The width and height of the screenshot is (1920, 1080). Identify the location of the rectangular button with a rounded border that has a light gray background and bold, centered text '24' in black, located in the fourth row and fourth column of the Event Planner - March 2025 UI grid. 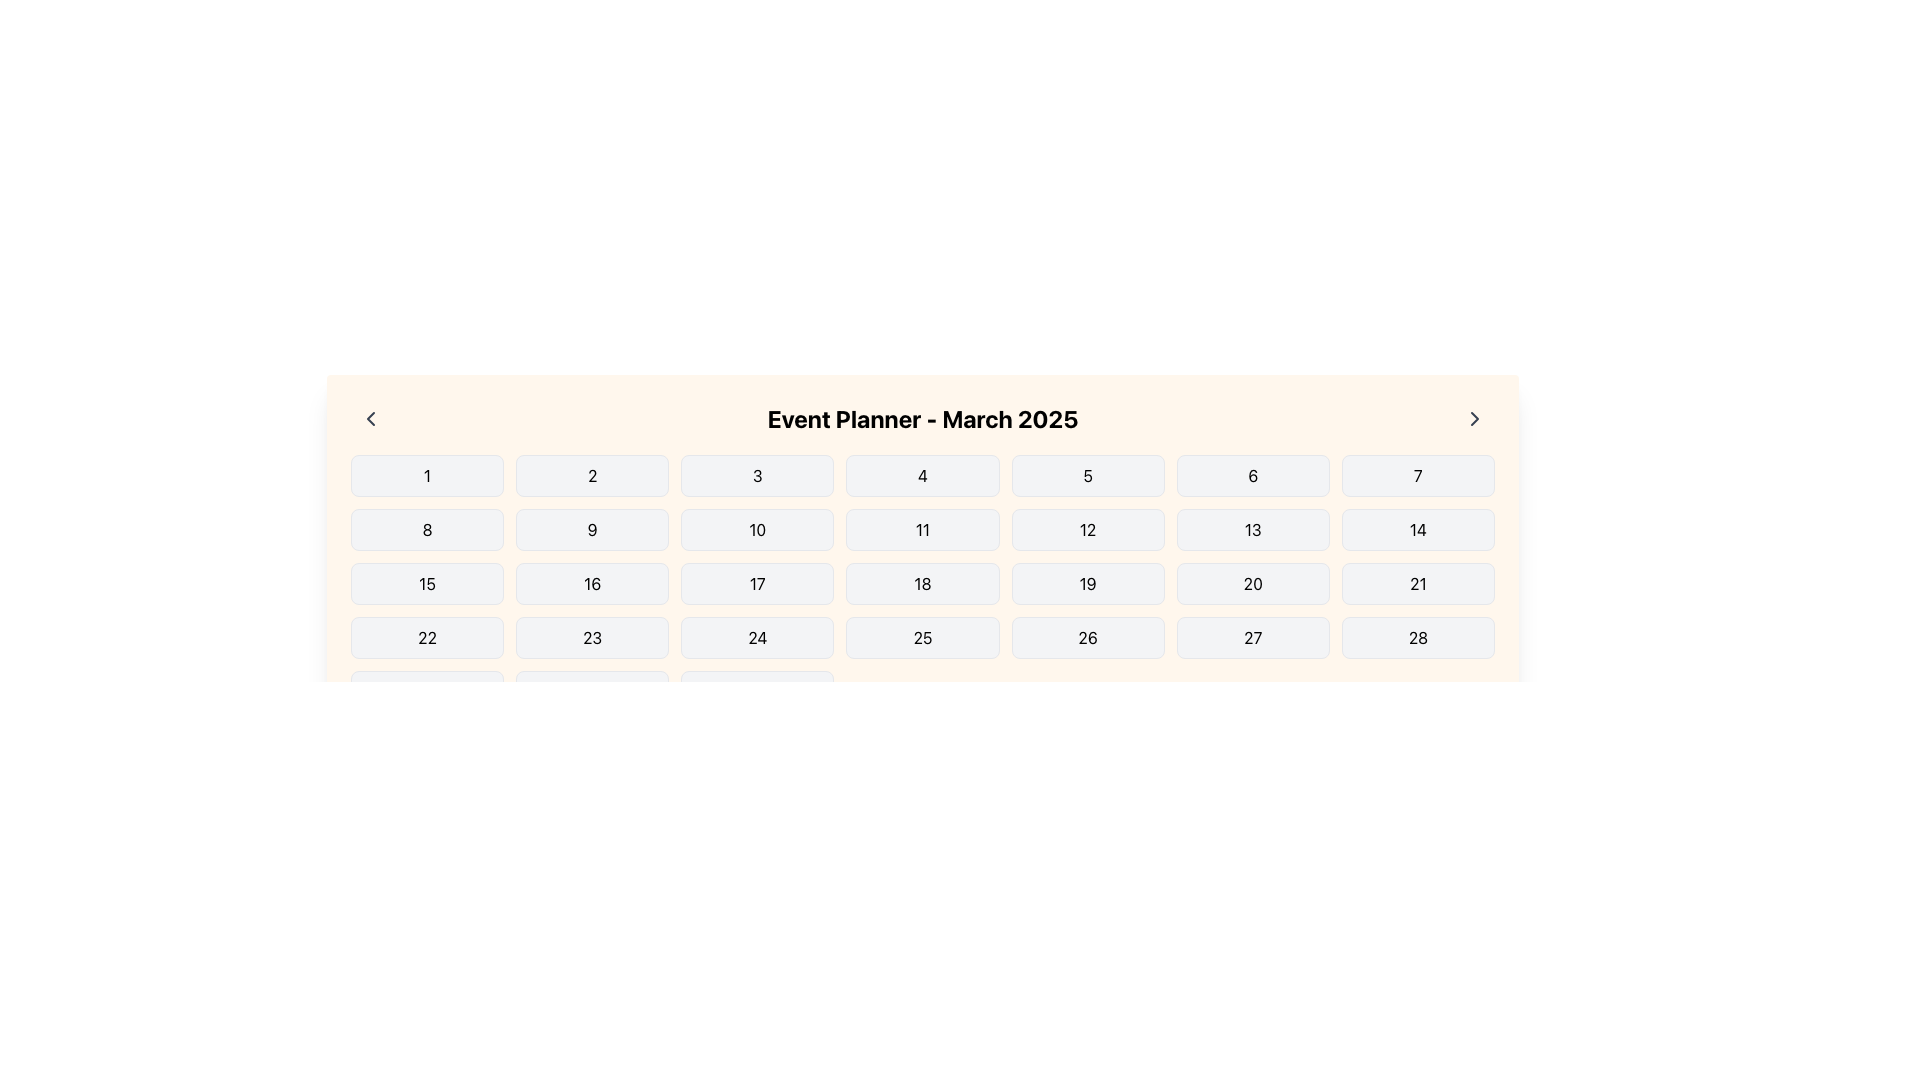
(756, 637).